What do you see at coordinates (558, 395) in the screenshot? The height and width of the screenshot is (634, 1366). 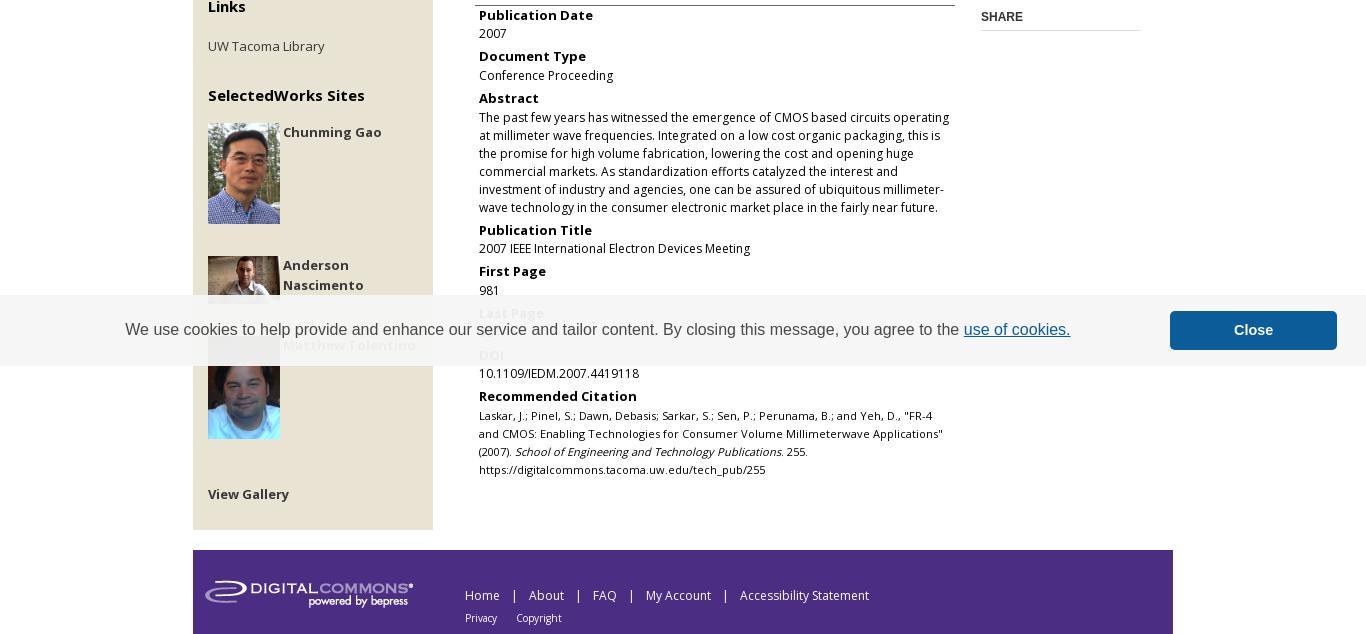 I see `'Recommended Citation'` at bounding box center [558, 395].